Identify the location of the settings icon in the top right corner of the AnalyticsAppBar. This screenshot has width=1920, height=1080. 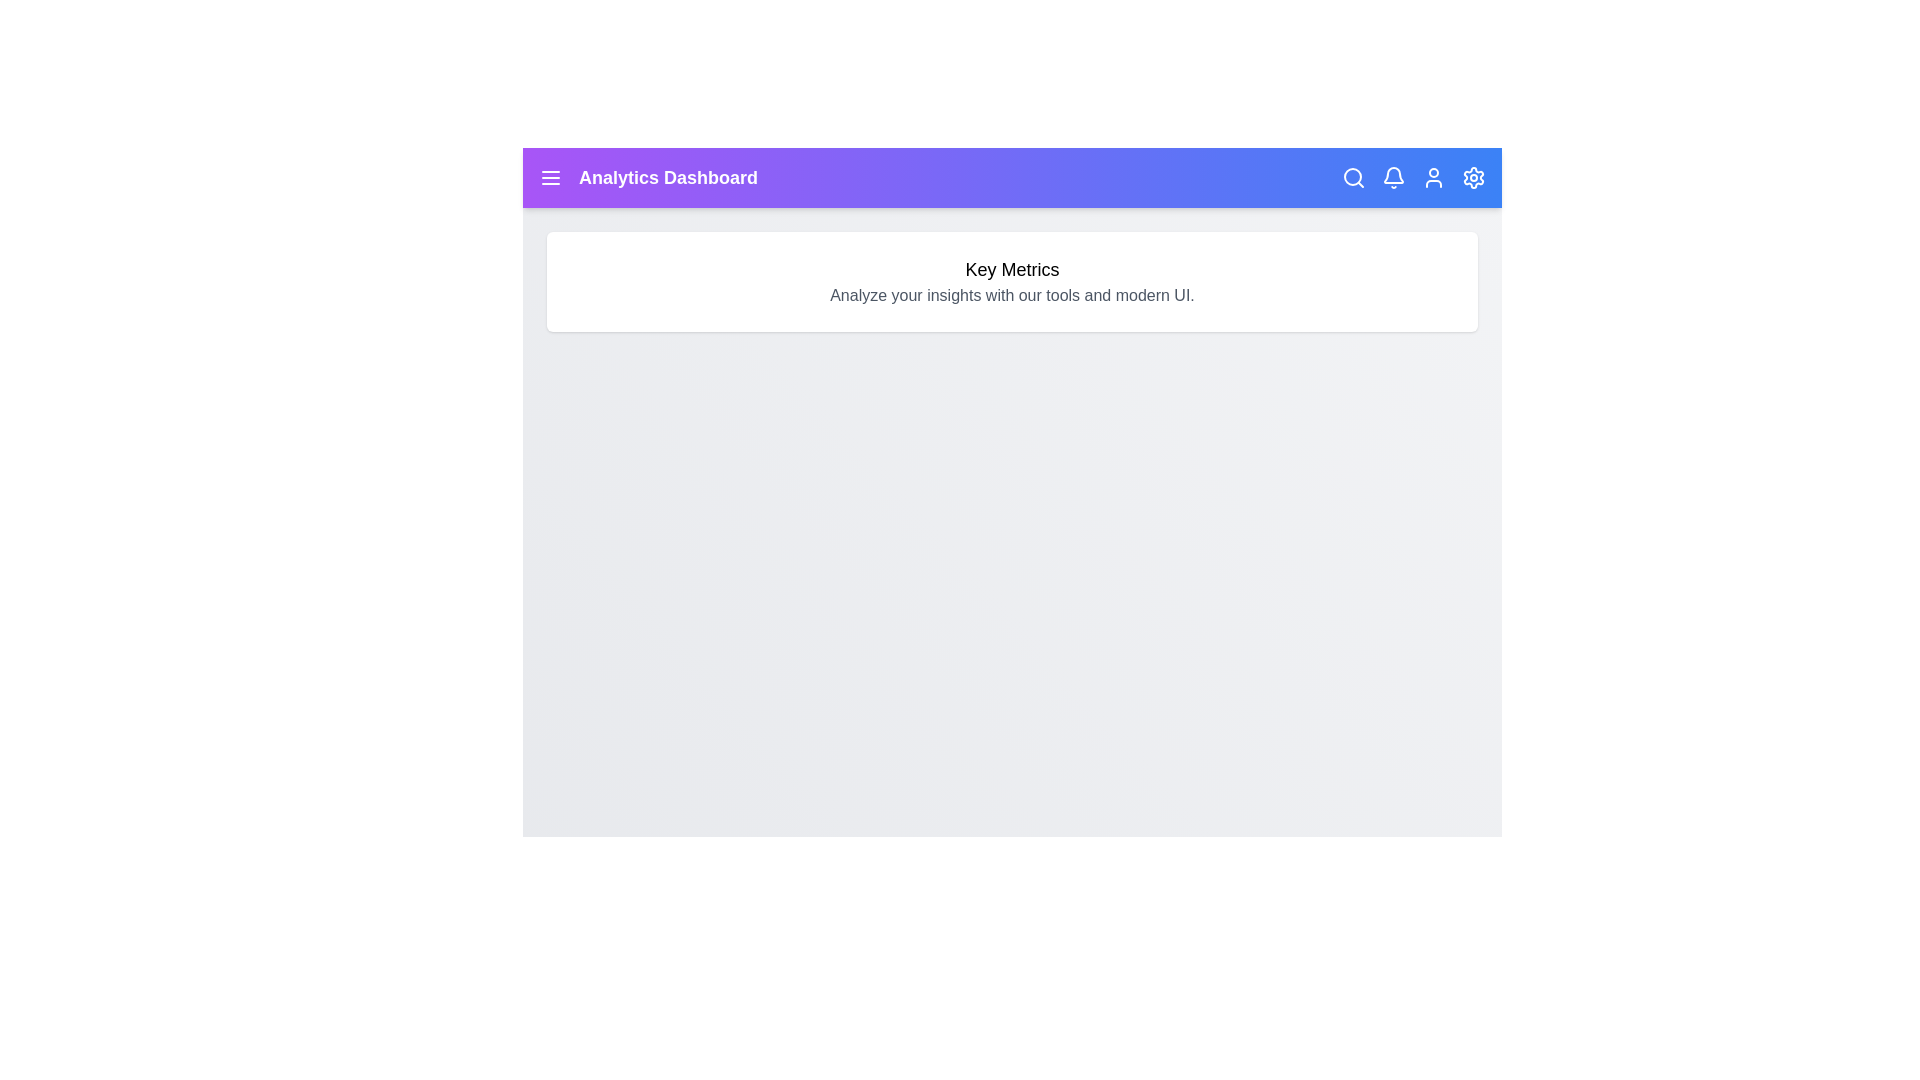
(1473, 176).